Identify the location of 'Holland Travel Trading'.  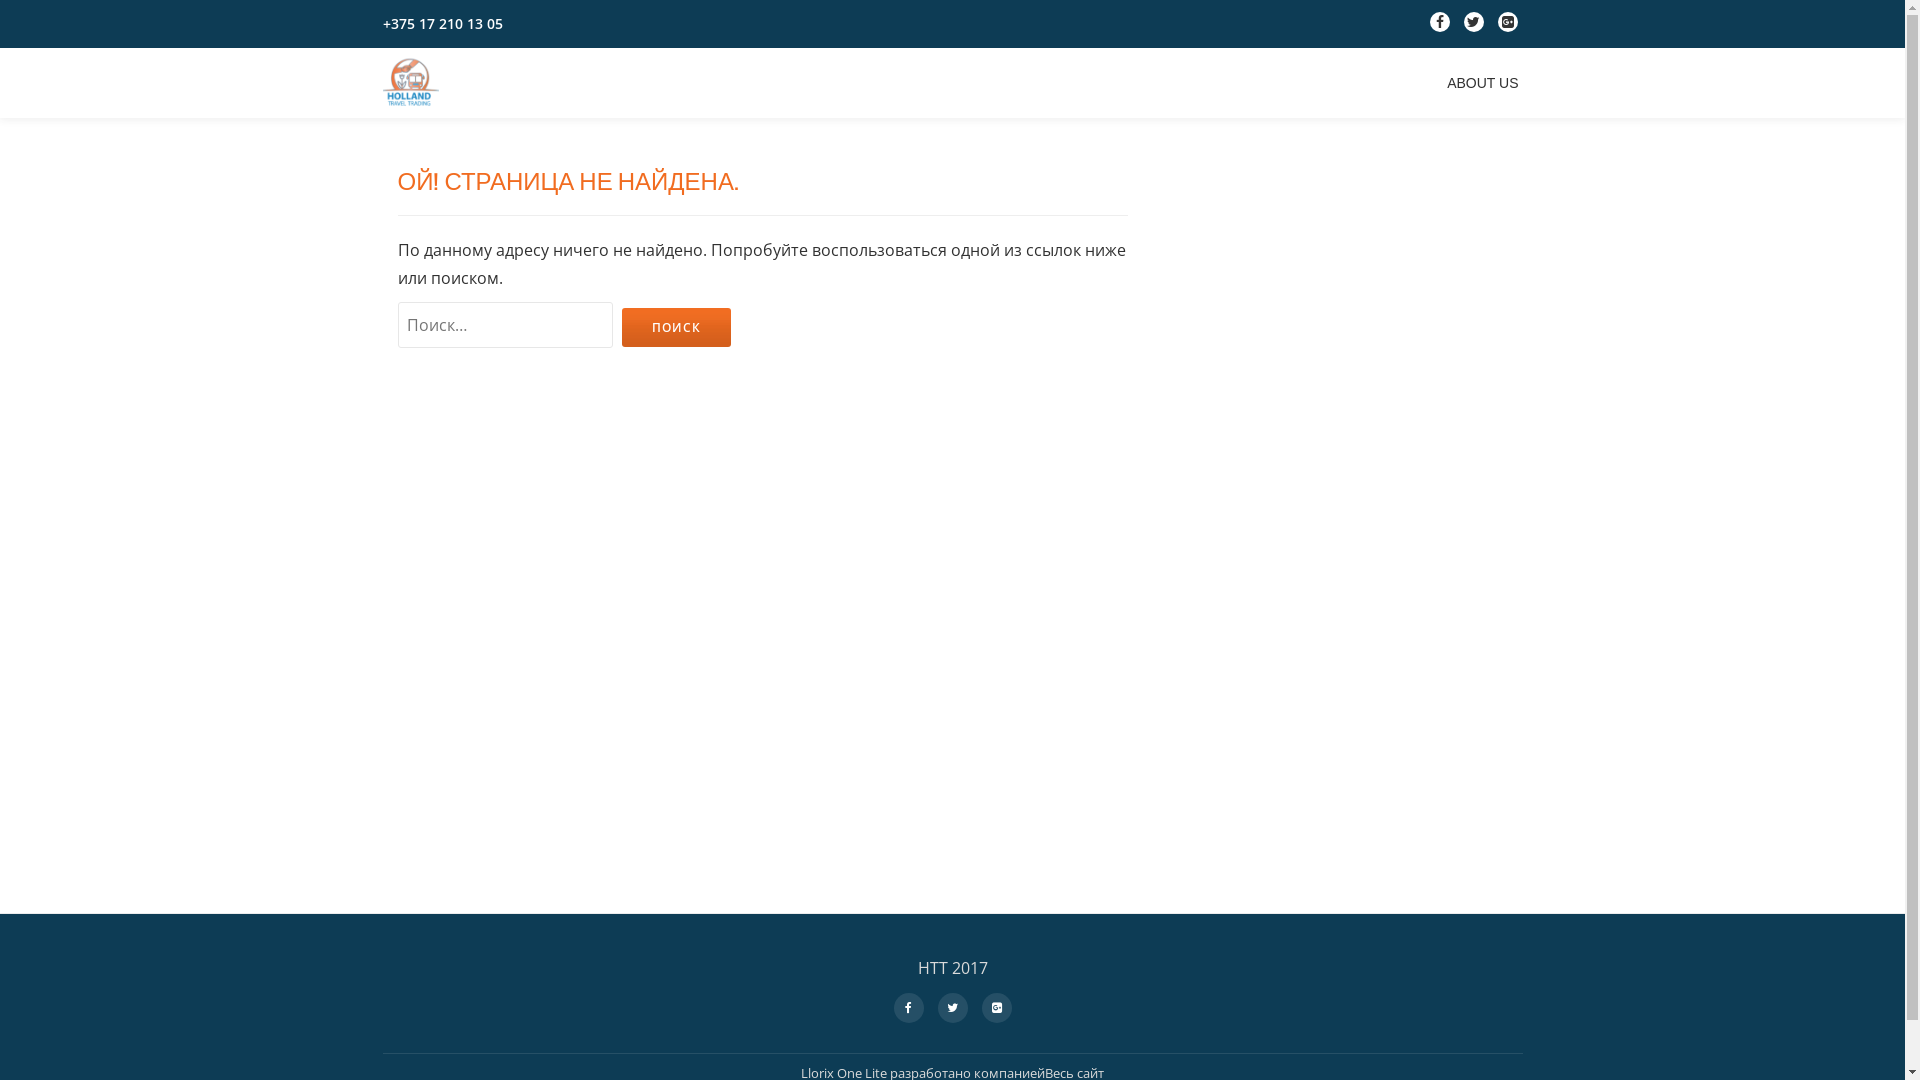
(412, 82).